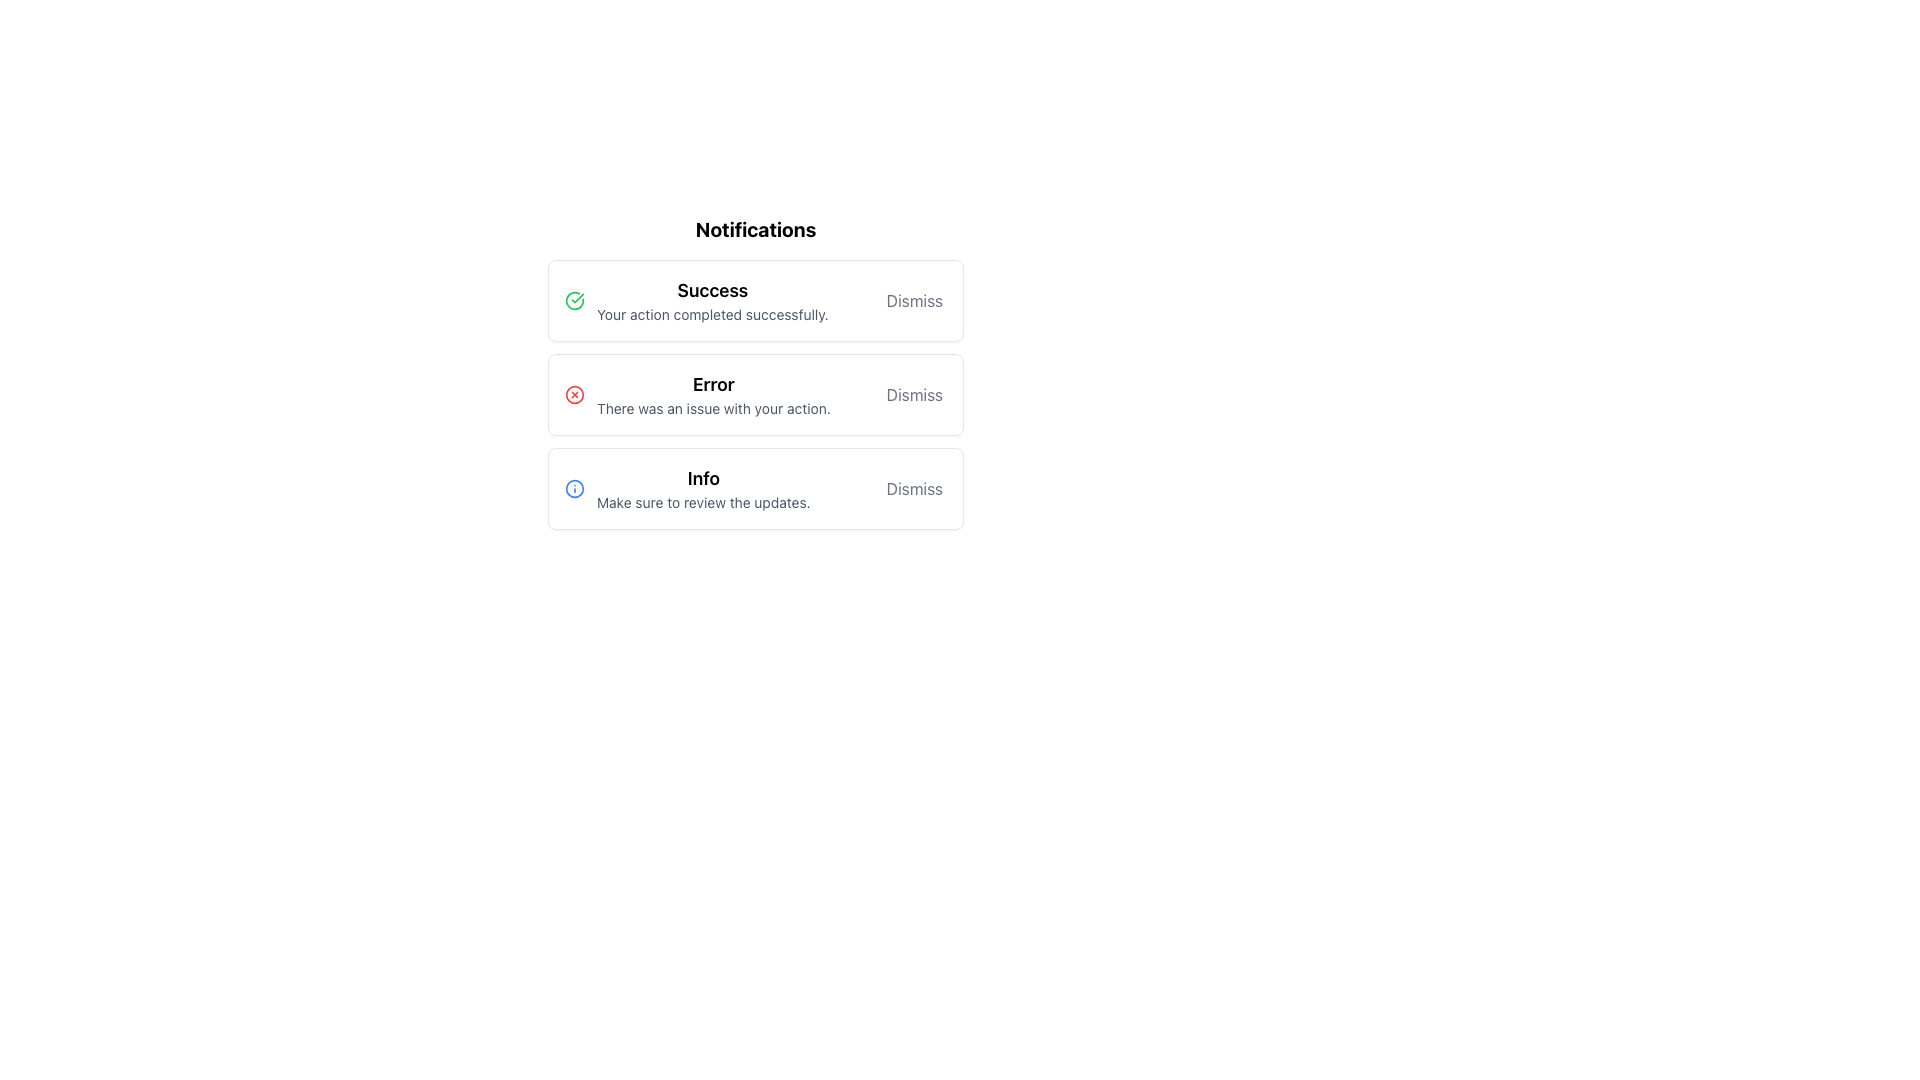 This screenshot has height=1080, width=1920. What do you see at coordinates (913, 300) in the screenshot?
I see `the 'Dismiss' button, which is a gray text button that changes to a darker shade upon hover, located at the top-right of the success message notification block` at bounding box center [913, 300].